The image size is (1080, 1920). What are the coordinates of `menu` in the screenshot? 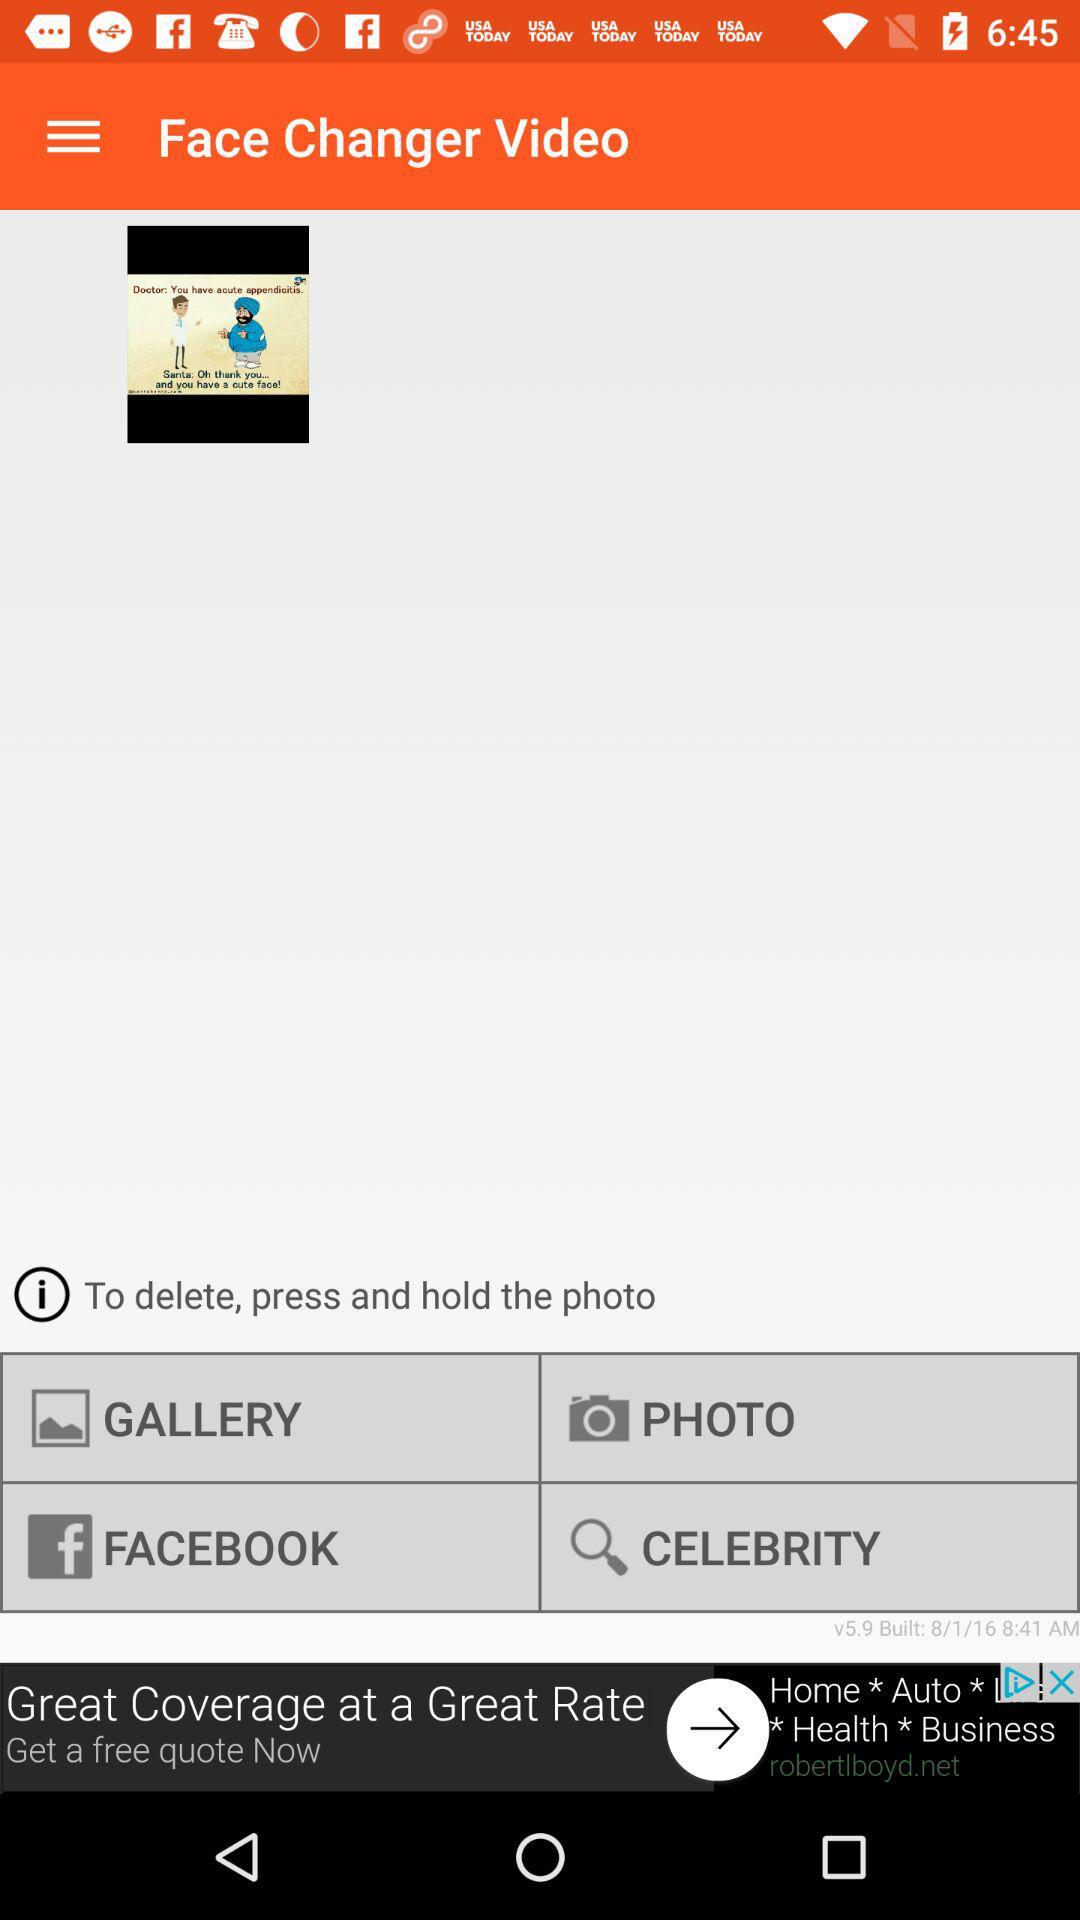 It's located at (72, 135).